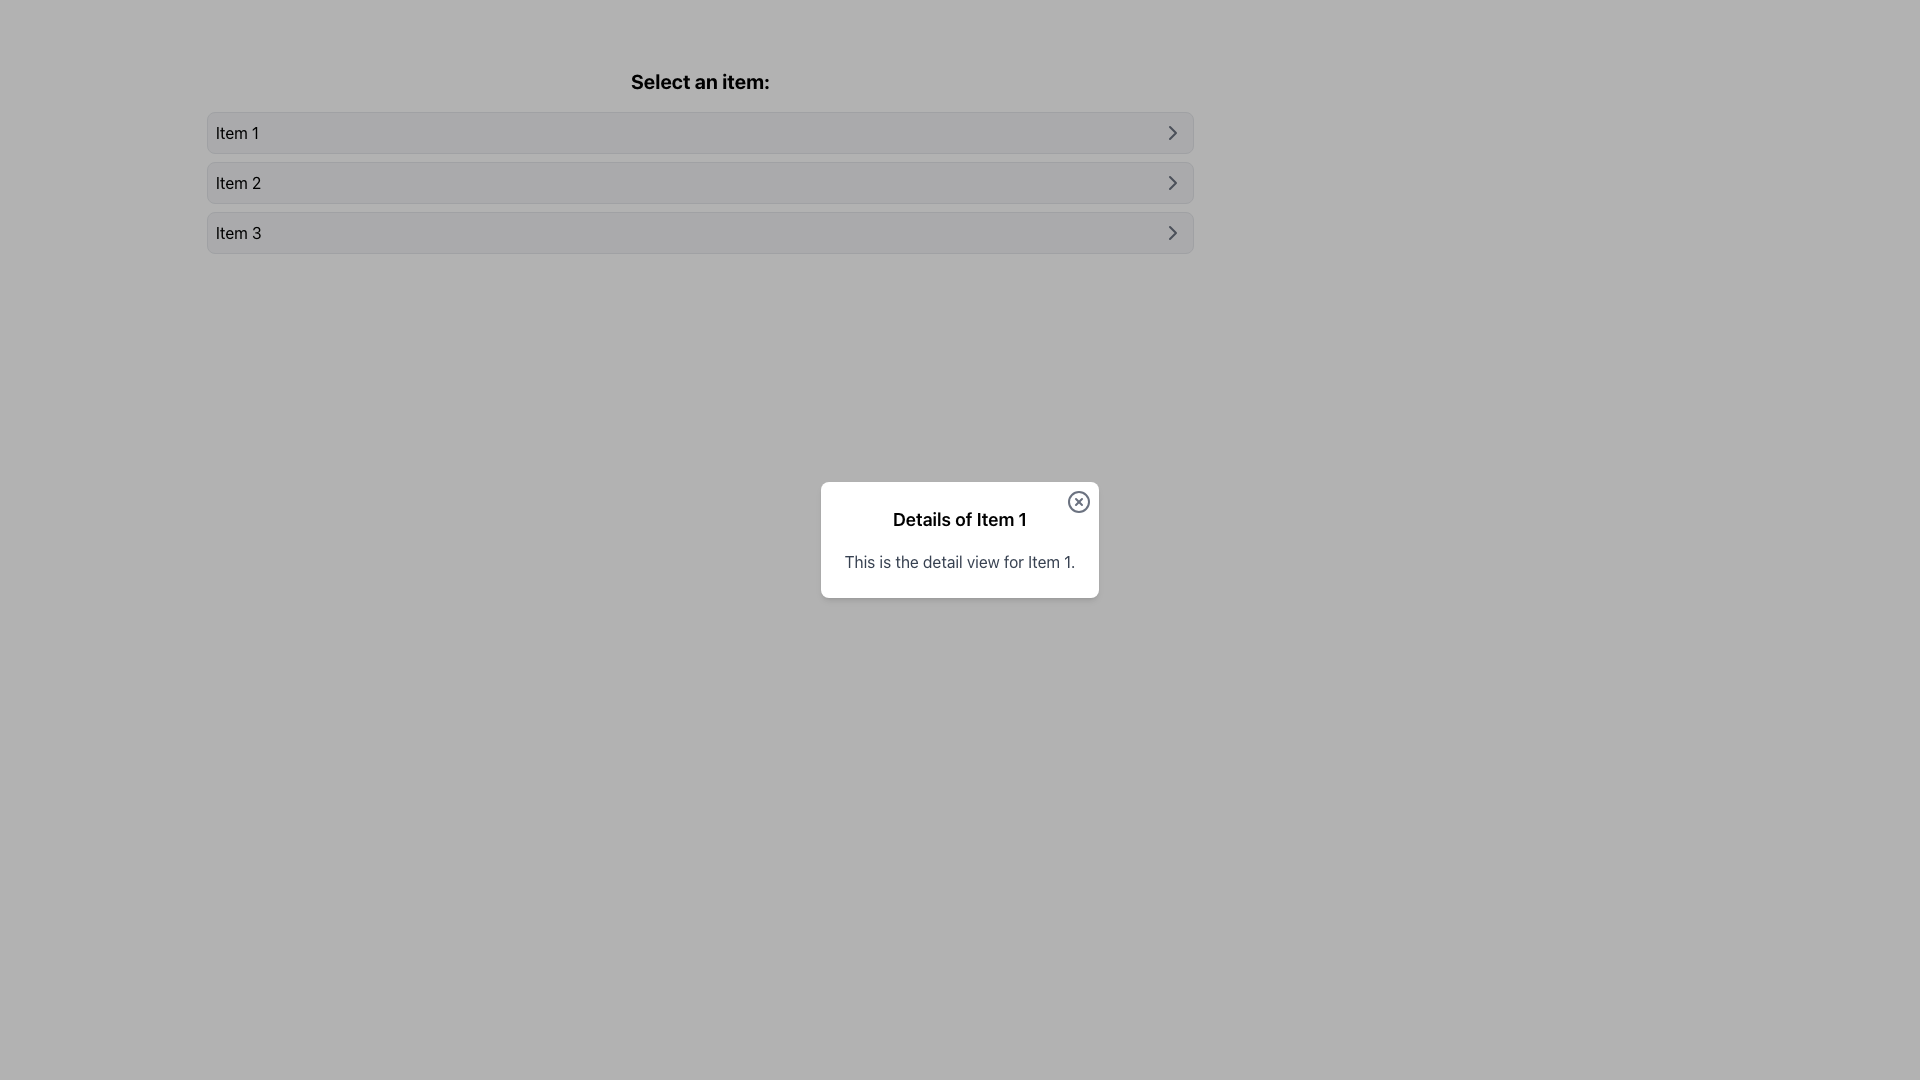  What do you see at coordinates (1172, 231) in the screenshot?
I see `the chevron icon pointing right, located at the far right end of the 'Item 3' list item panel to initiate navigation or expansion` at bounding box center [1172, 231].